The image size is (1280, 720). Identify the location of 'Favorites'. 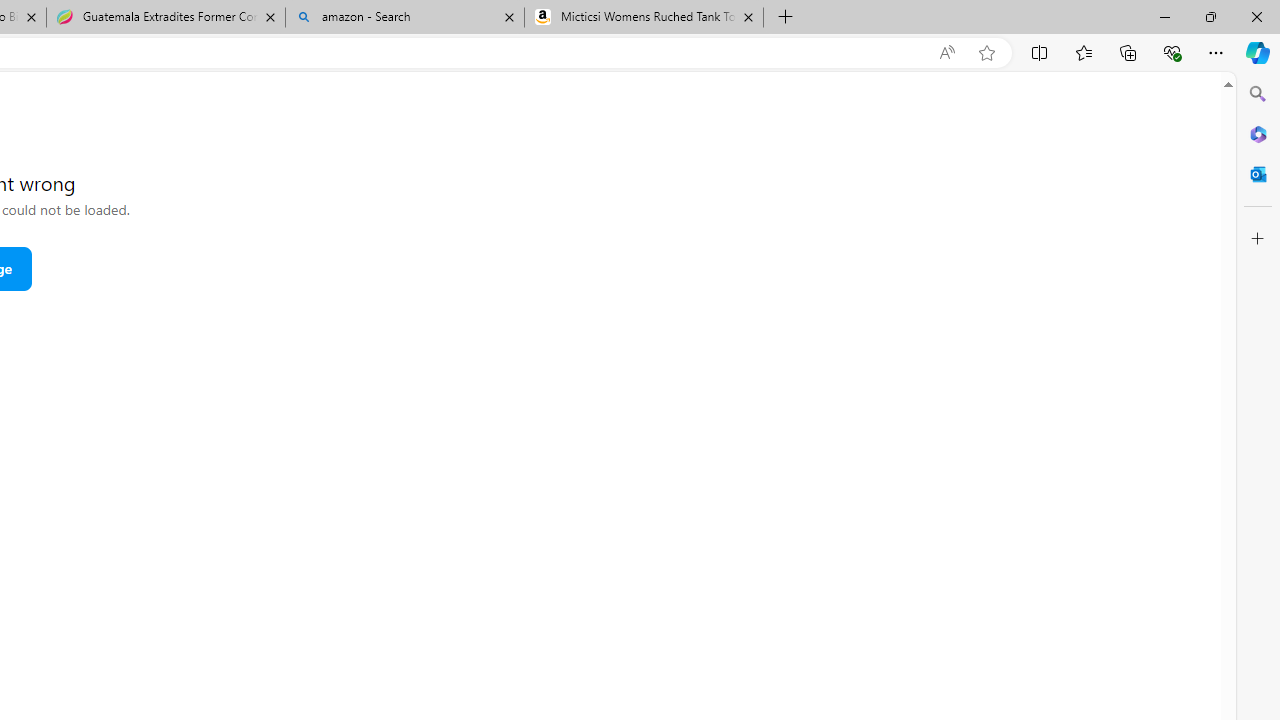
(1082, 51).